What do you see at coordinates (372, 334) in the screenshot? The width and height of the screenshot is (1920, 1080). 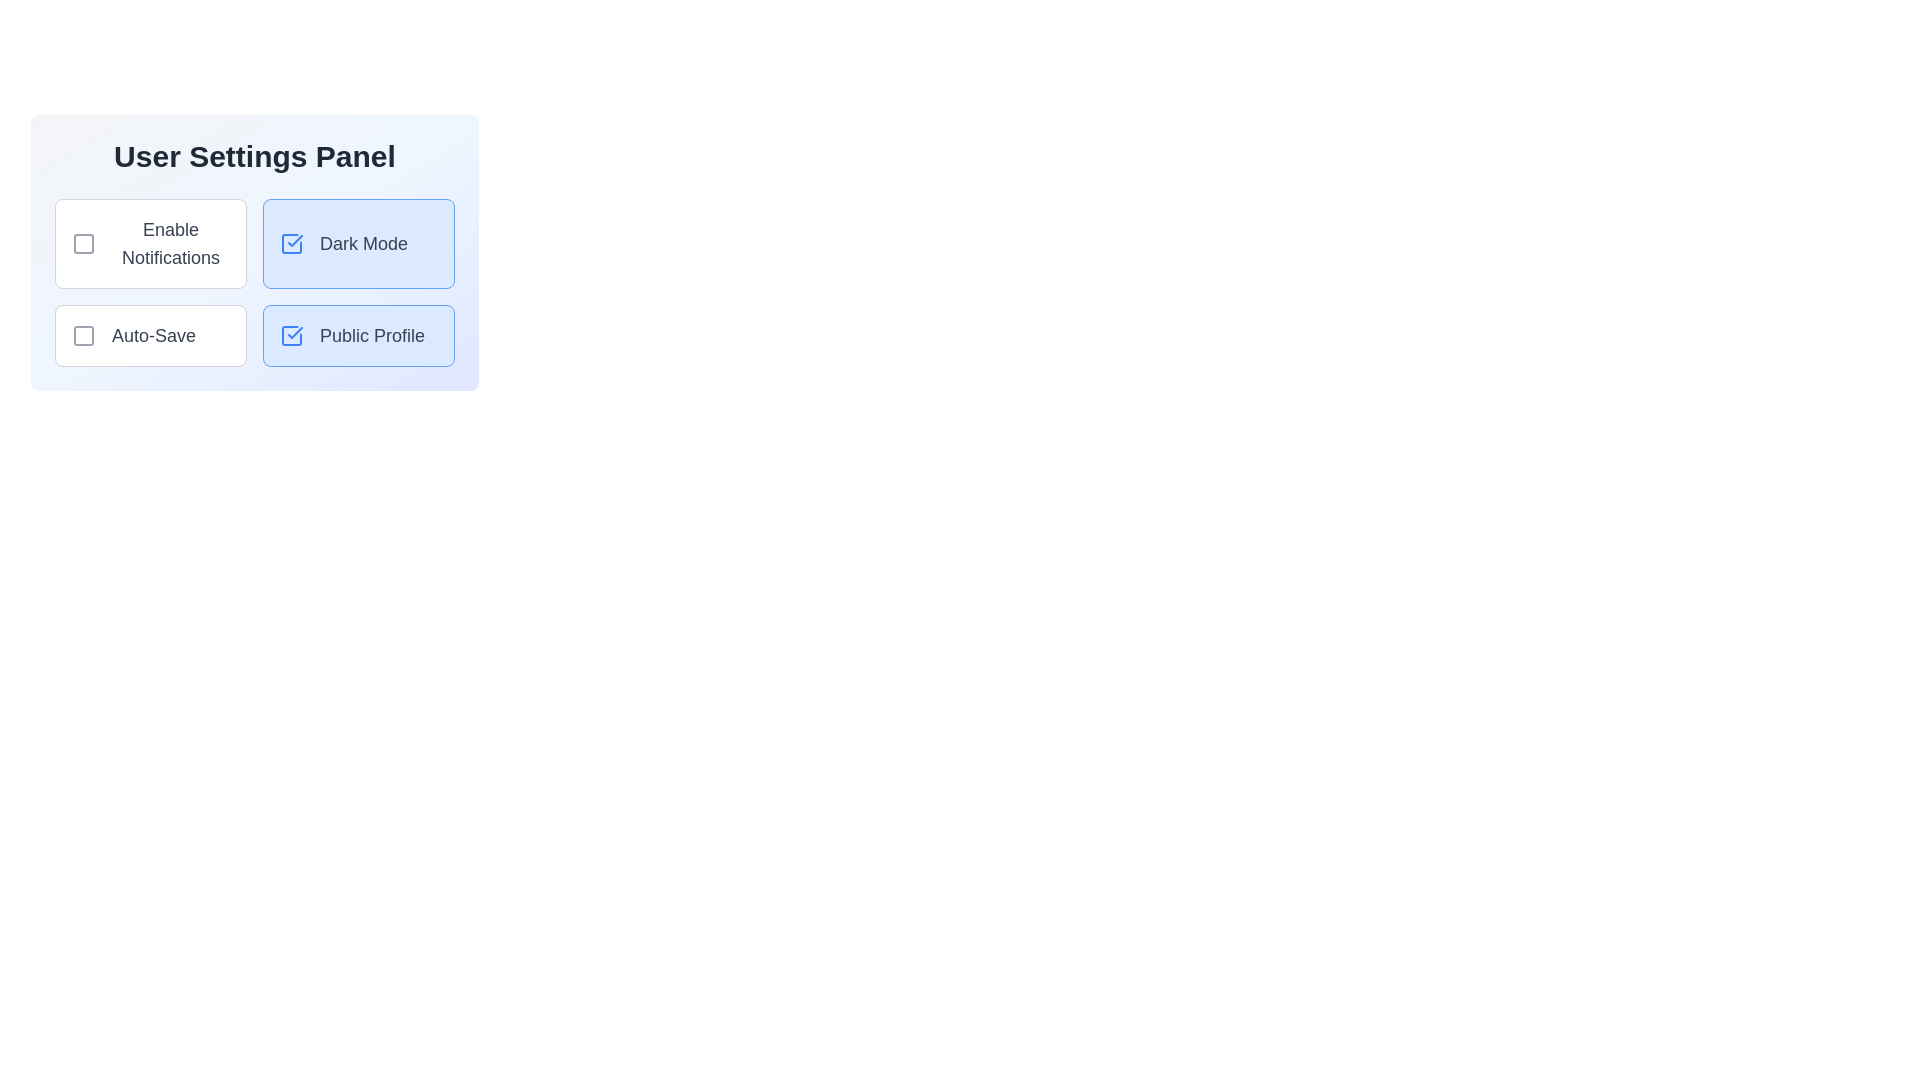 I see `'Public Profile' text label, which is styled in gray within a blue-bordered box and located at the bottom-right option in the User Settings Panel, next to a checkmark icon` at bounding box center [372, 334].